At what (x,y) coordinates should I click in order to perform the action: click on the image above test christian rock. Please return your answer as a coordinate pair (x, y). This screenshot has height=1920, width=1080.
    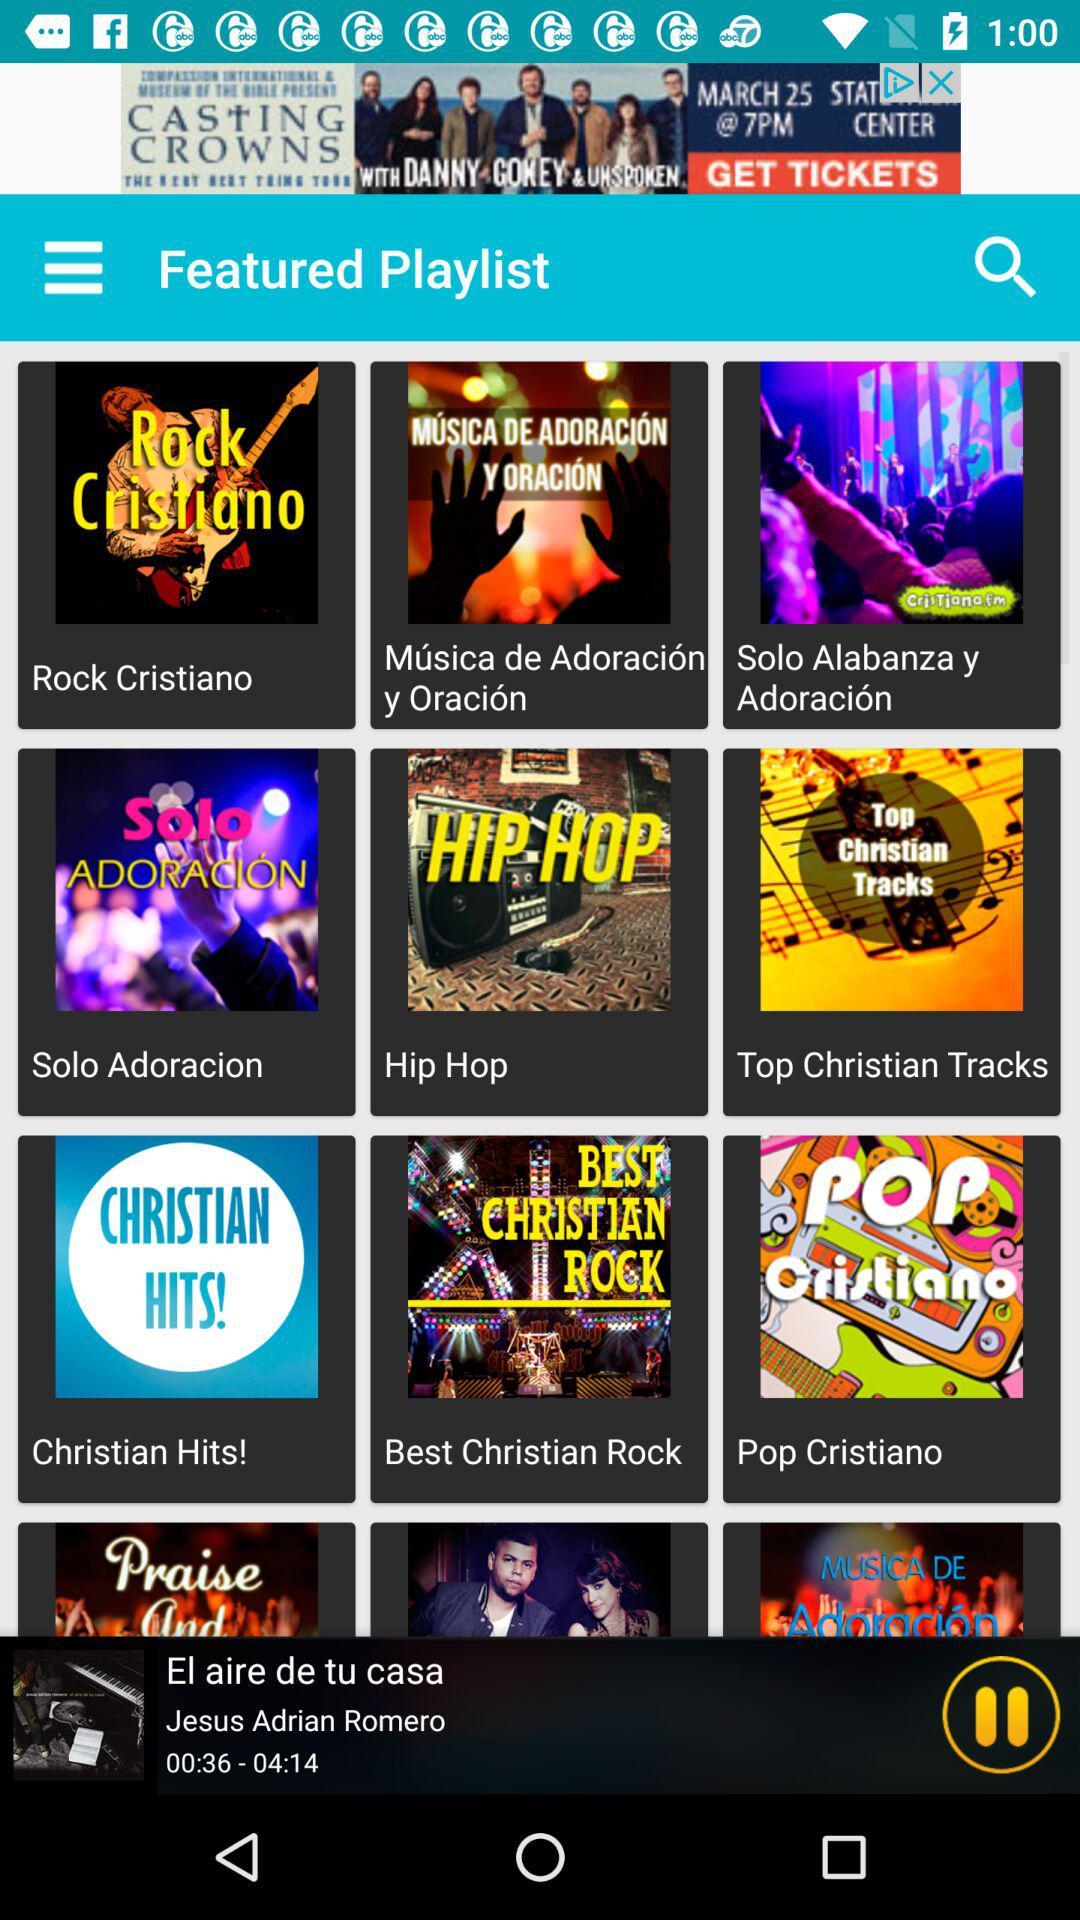
    Looking at the image, I should click on (538, 1266).